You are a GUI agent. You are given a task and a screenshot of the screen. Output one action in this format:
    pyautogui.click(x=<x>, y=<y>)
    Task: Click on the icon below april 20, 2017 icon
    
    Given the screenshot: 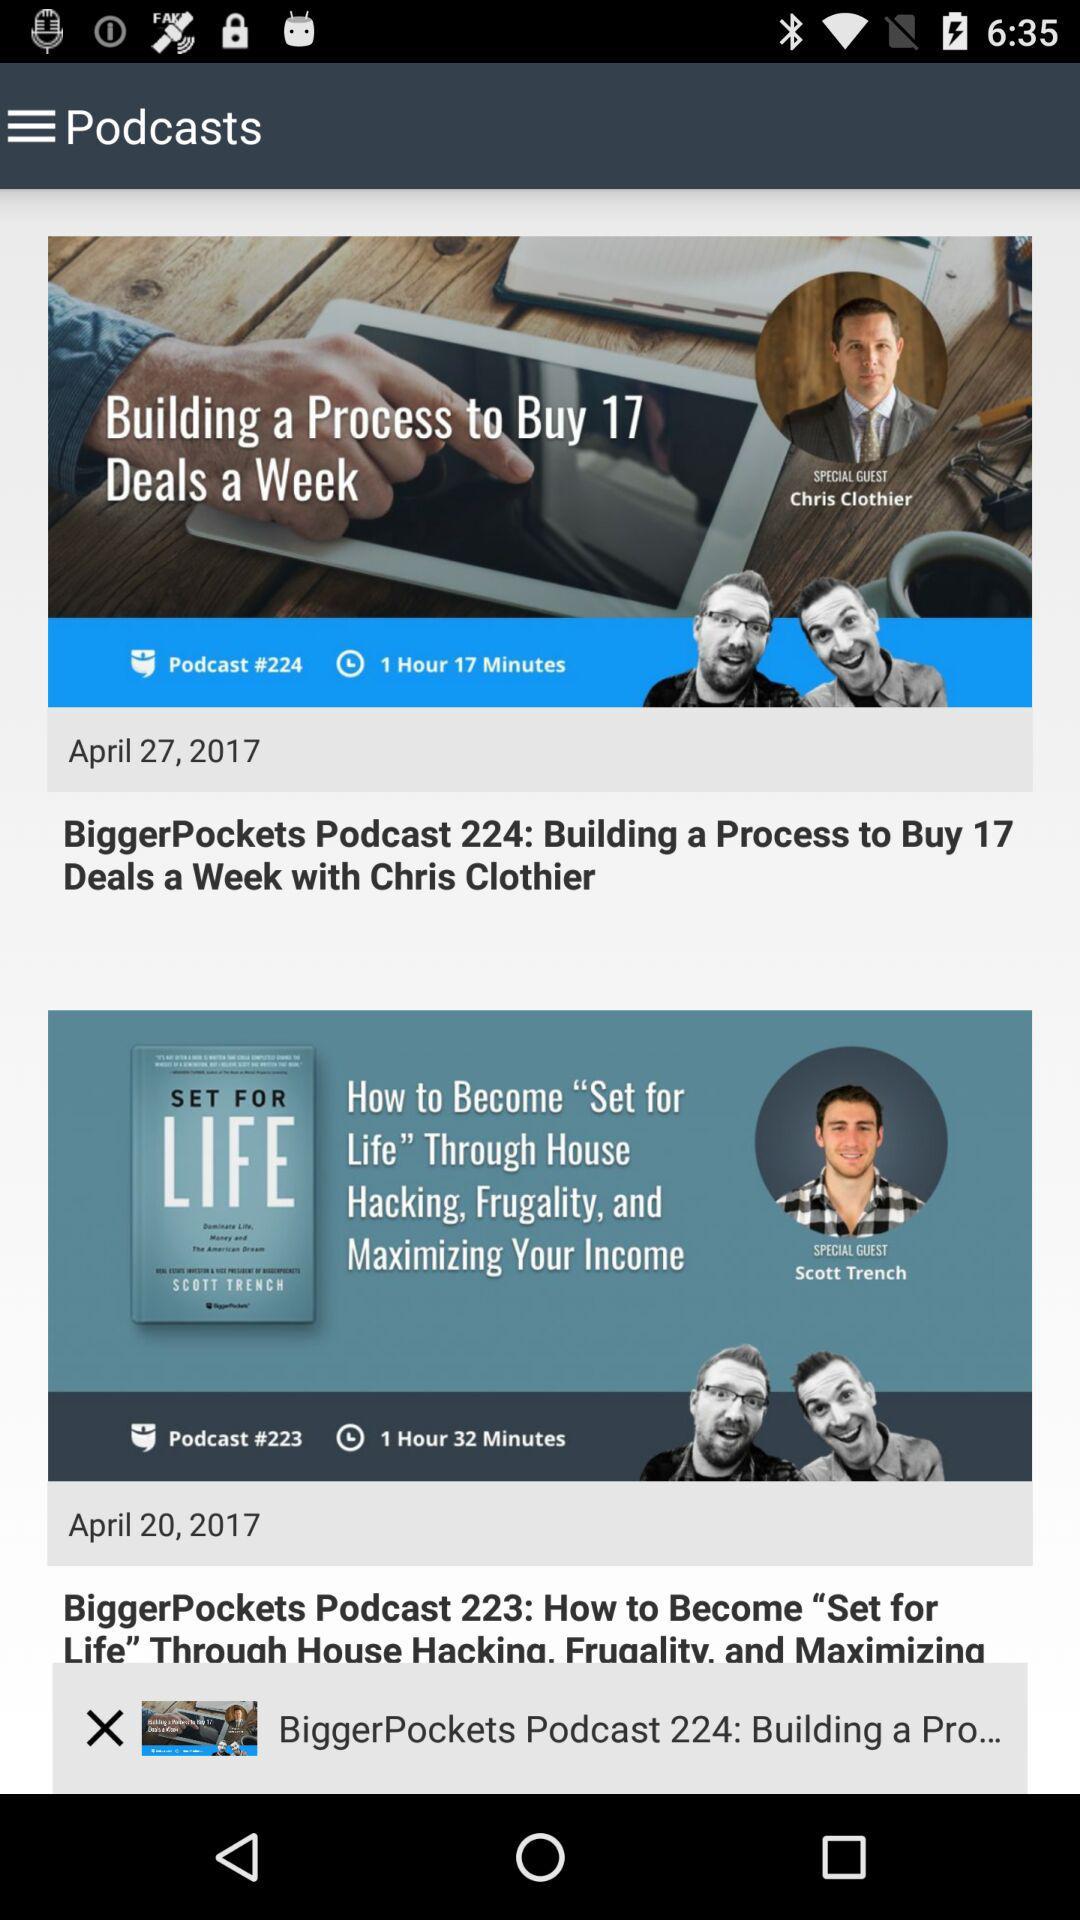 What is the action you would take?
    pyautogui.click(x=104, y=1727)
    